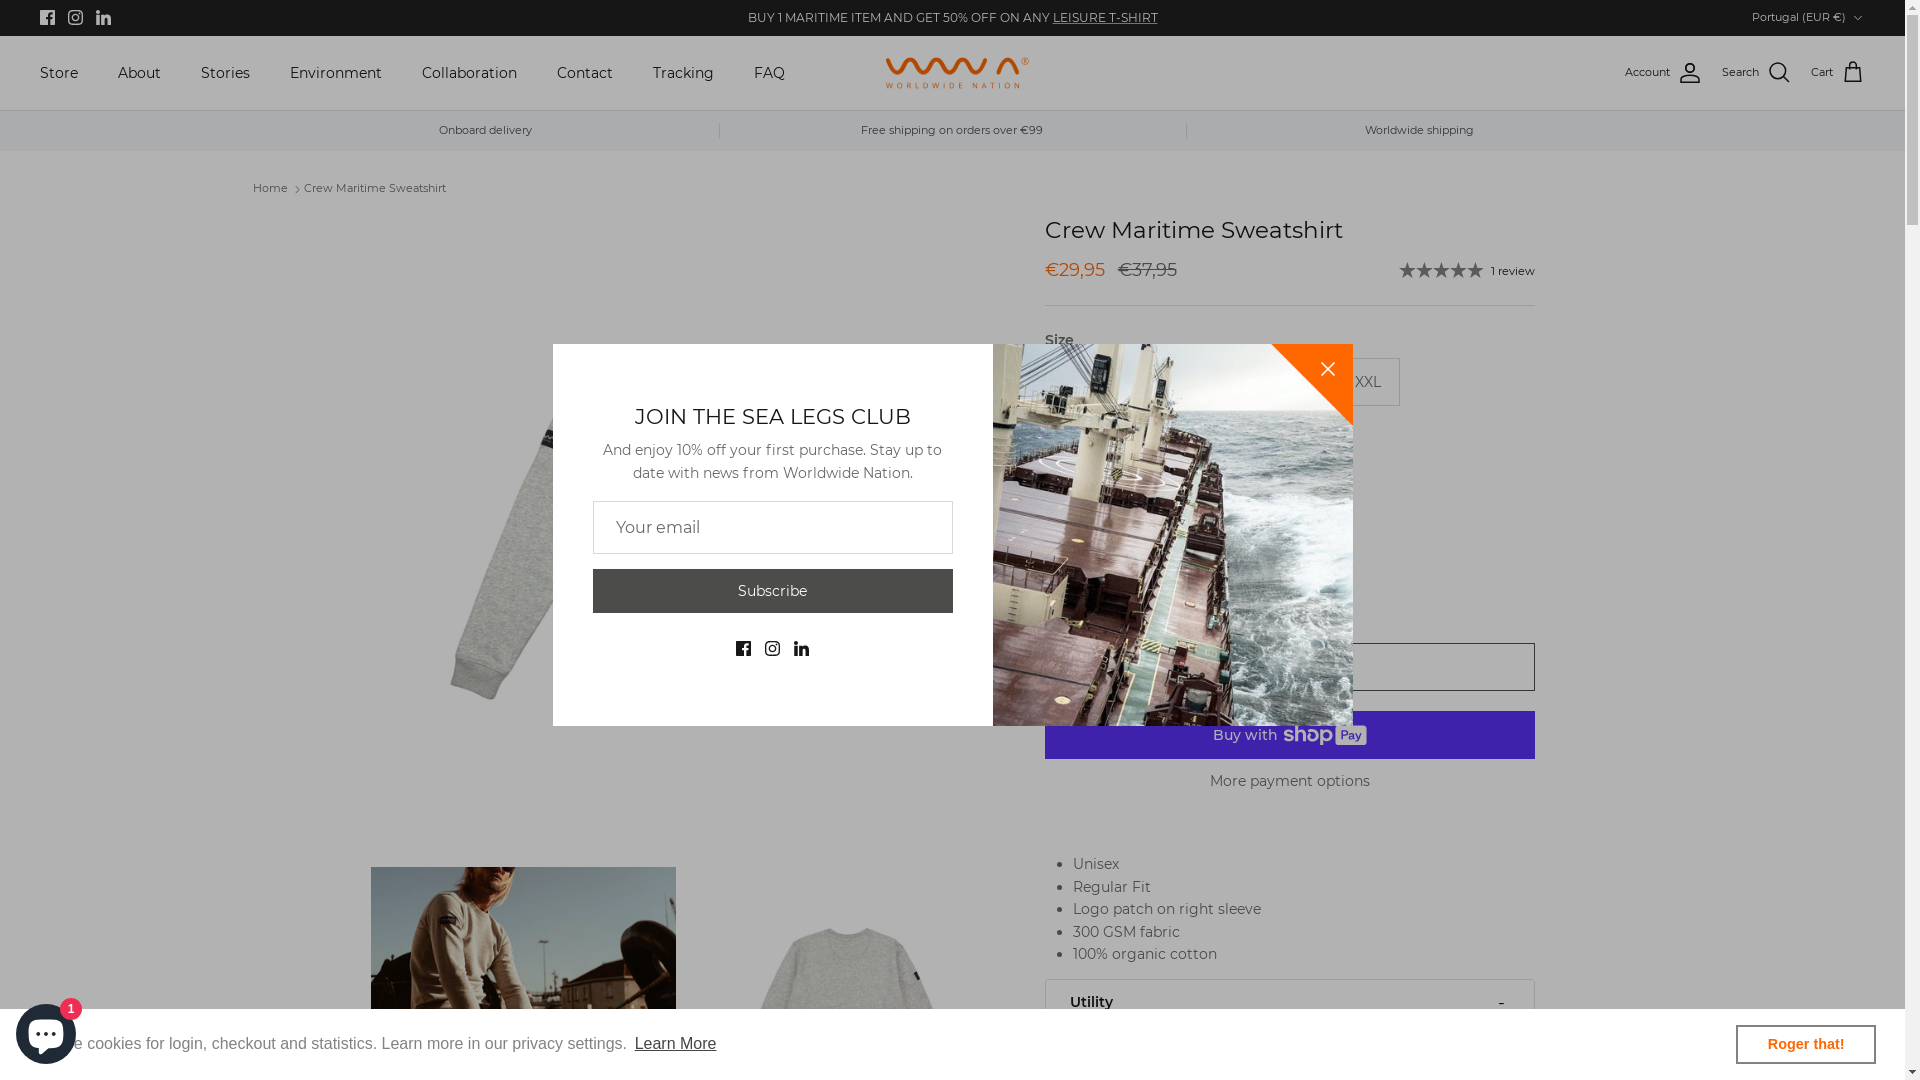 Image resolution: width=1920 pixels, height=1080 pixels. I want to click on 'Search', so click(1755, 72).